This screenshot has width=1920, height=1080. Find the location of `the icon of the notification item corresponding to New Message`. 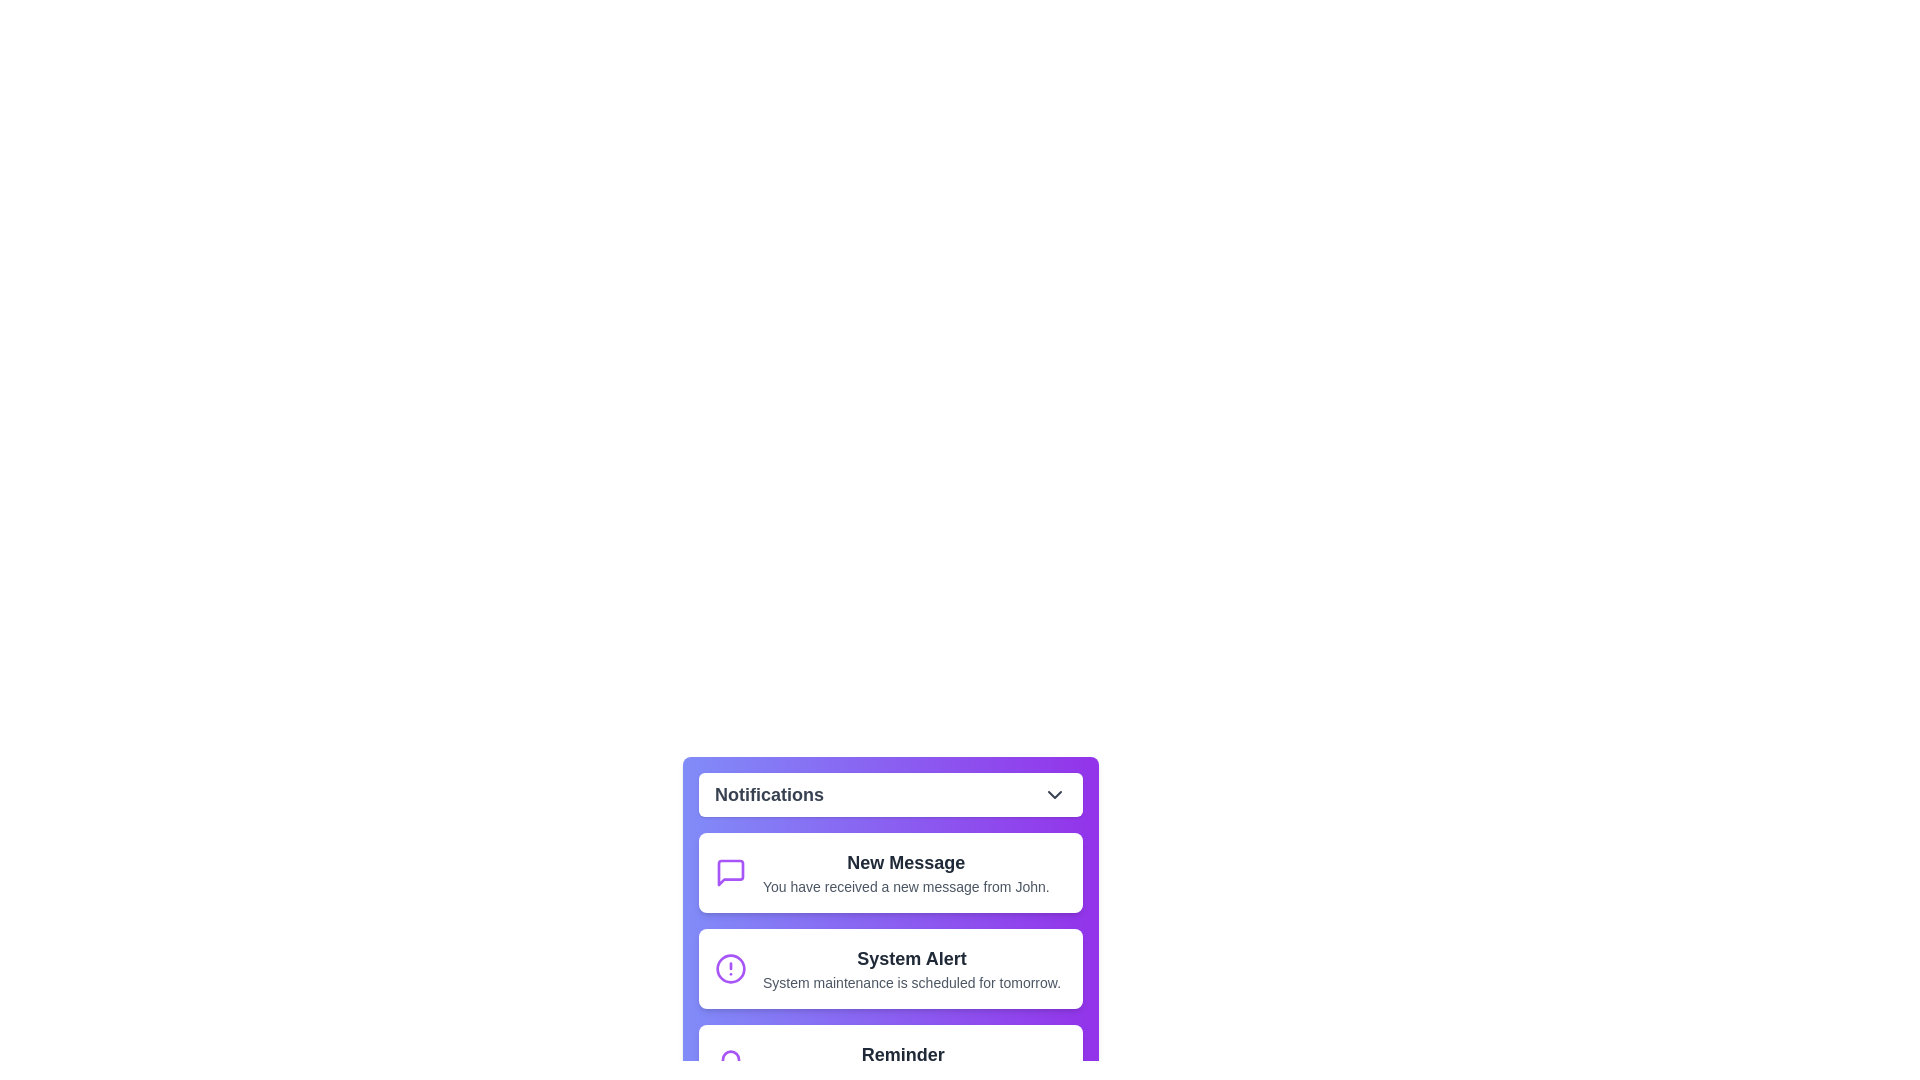

the icon of the notification item corresponding to New Message is located at coordinates (729, 871).